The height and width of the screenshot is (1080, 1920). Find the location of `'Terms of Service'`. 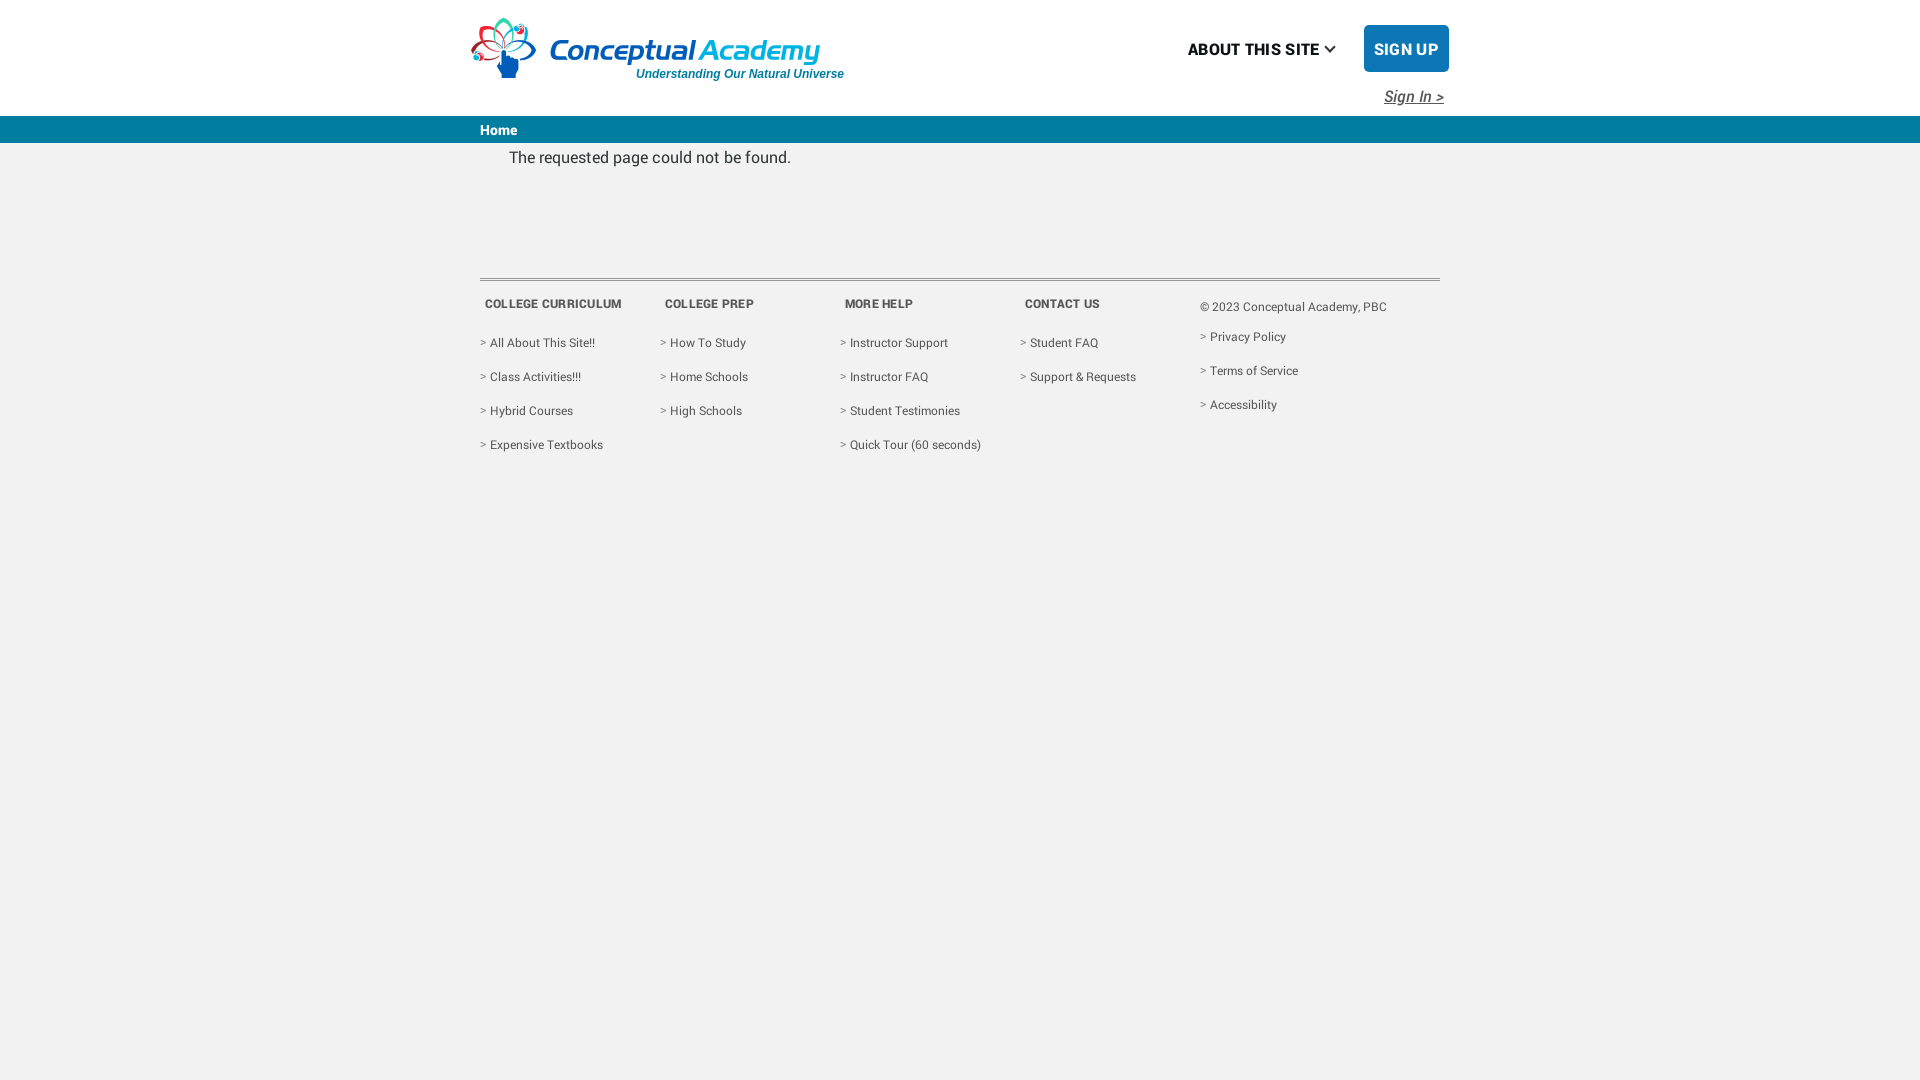

'Terms of Service' is located at coordinates (1252, 370).